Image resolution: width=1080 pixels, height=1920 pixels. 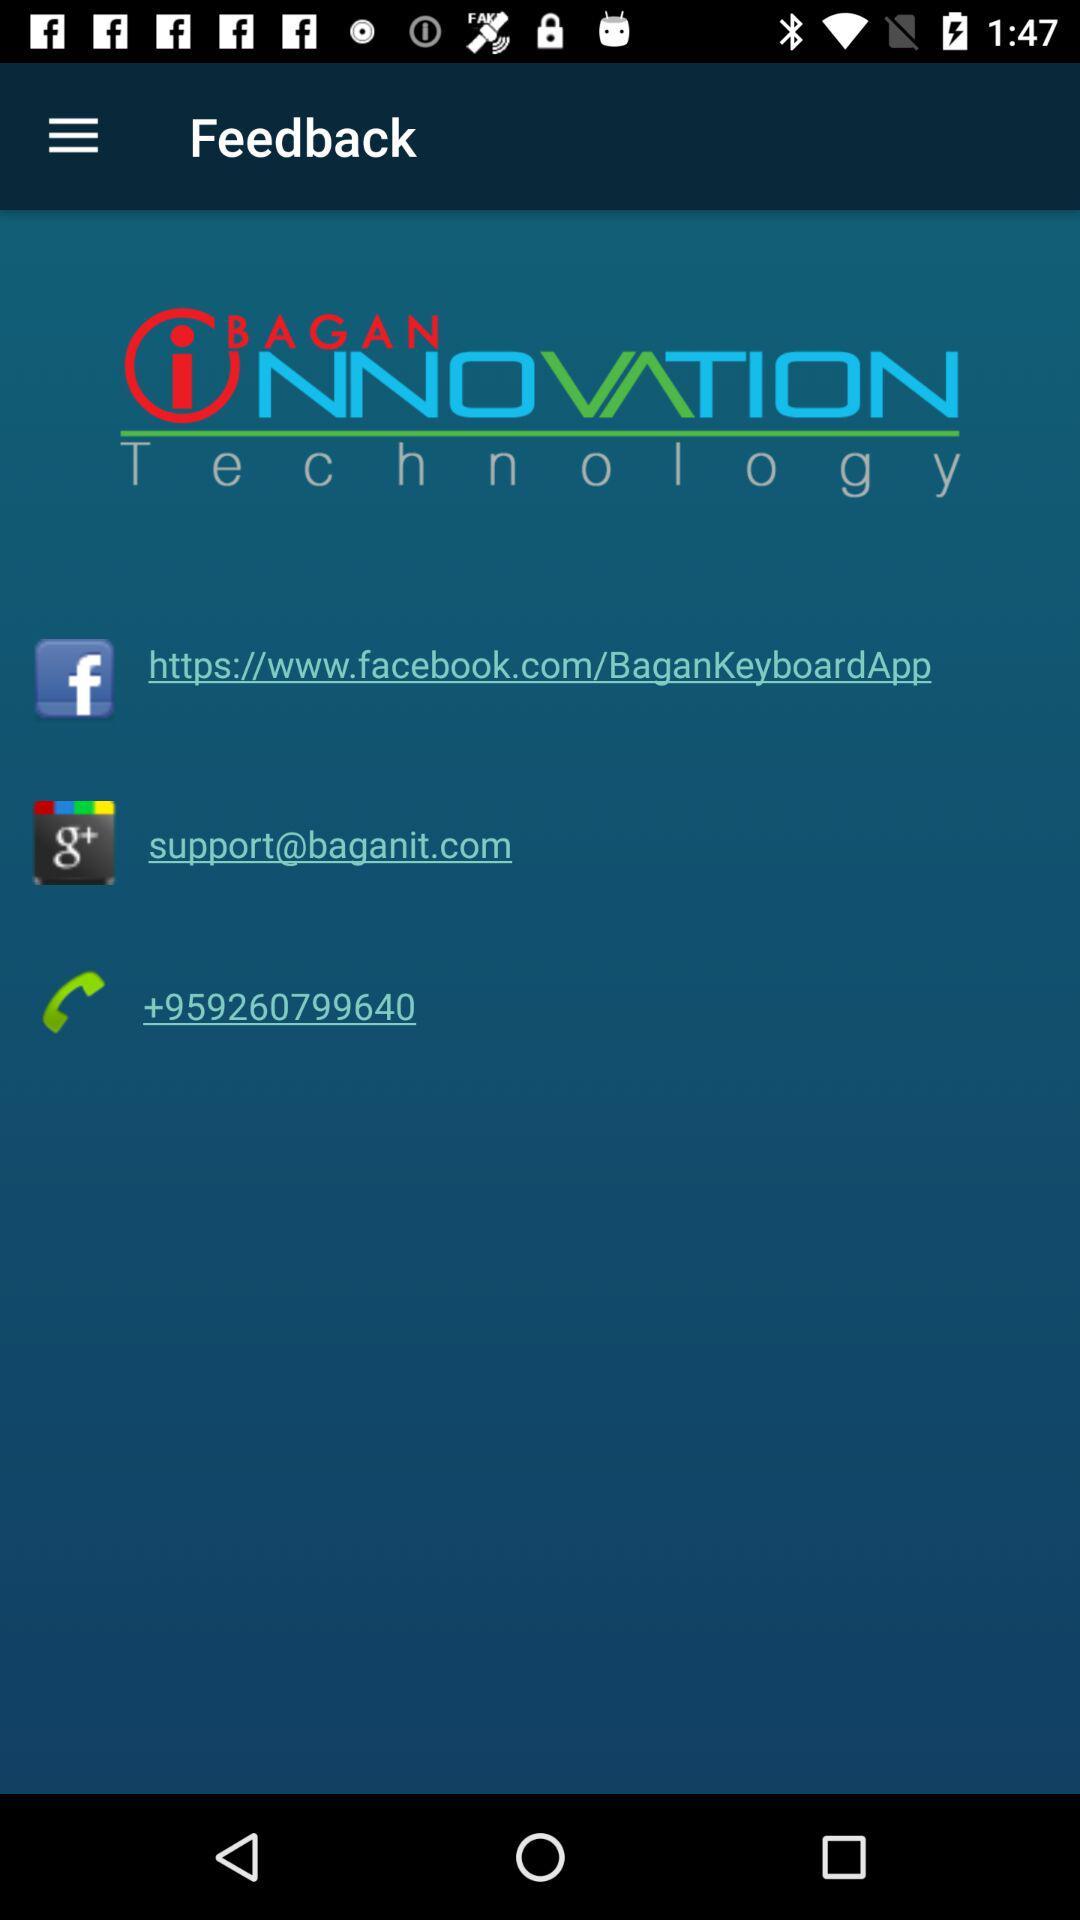 I want to click on the +959260799640, so click(x=279, y=1005).